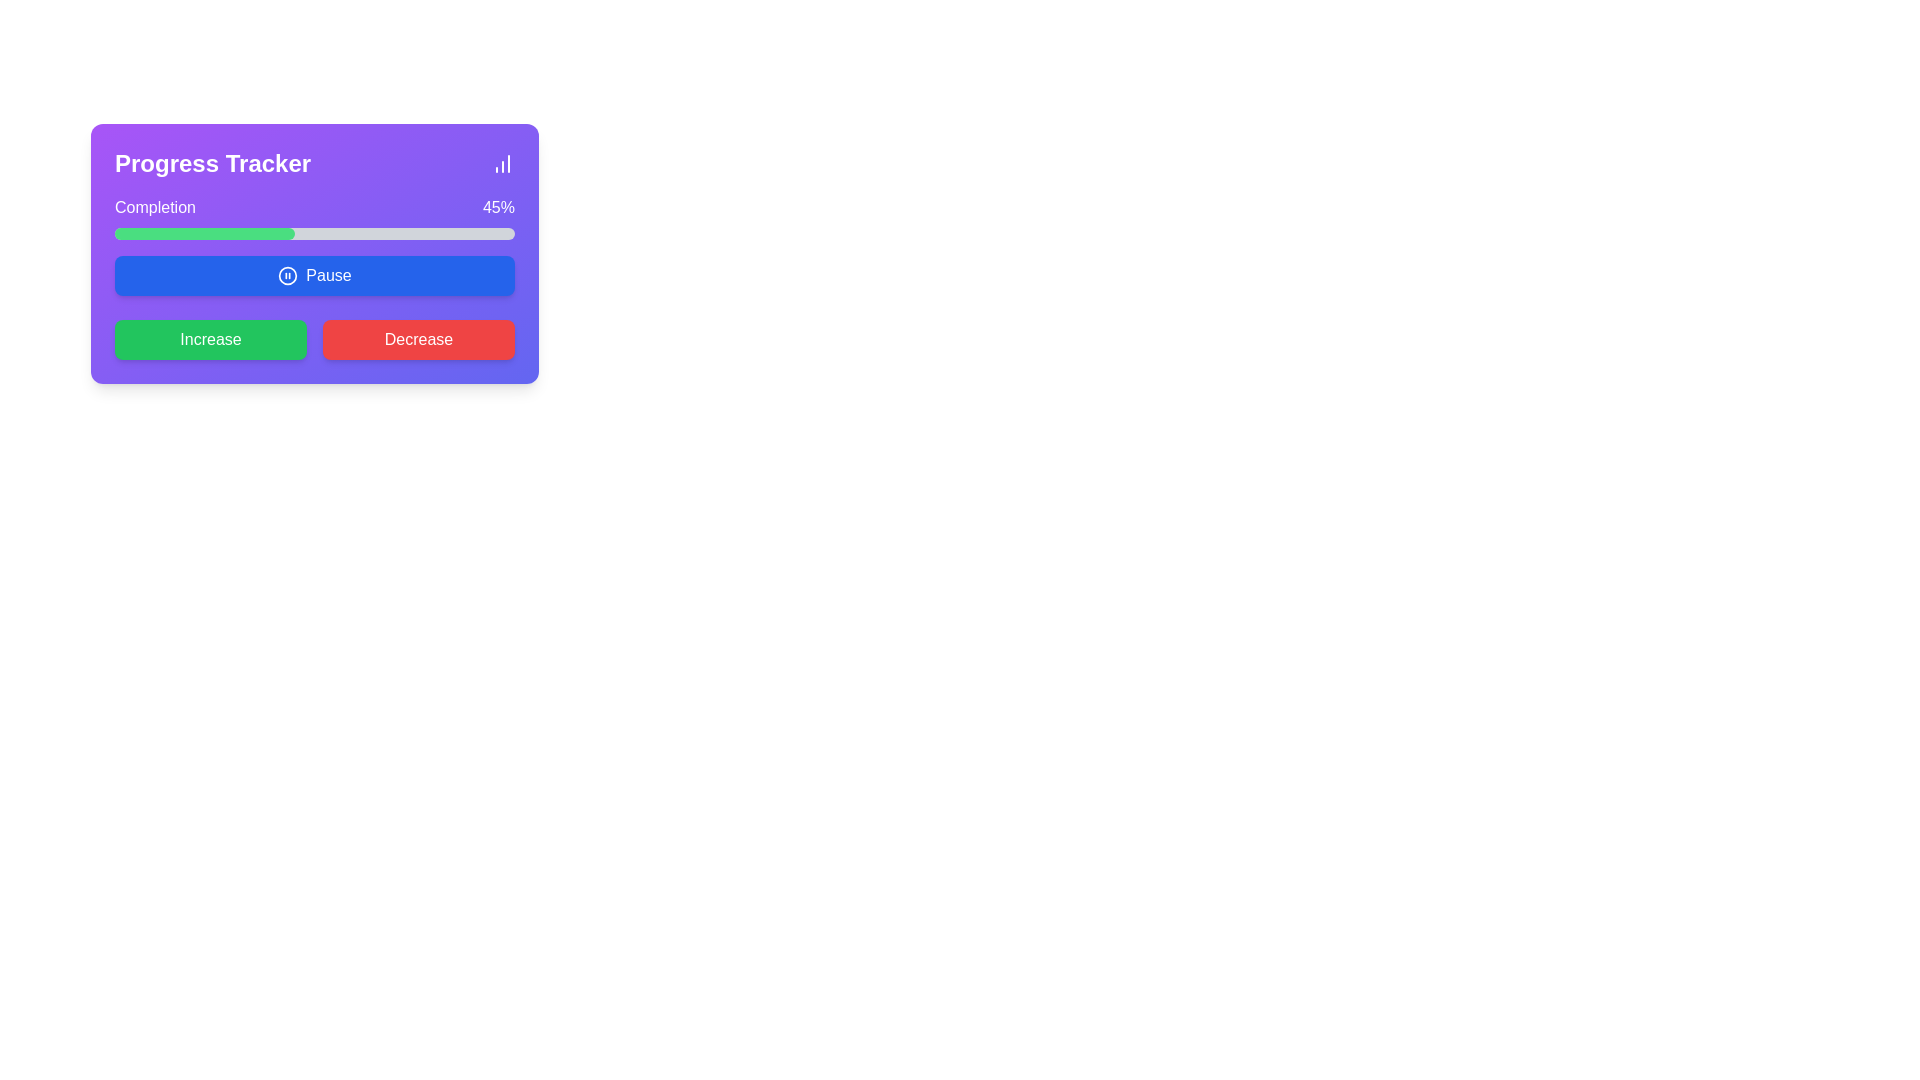 This screenshot has width=1920, height=1080. Describe the element at coordinates (211, 338) in the screenshot. I see `the green 'Increase' button with rounded corners` at that location.